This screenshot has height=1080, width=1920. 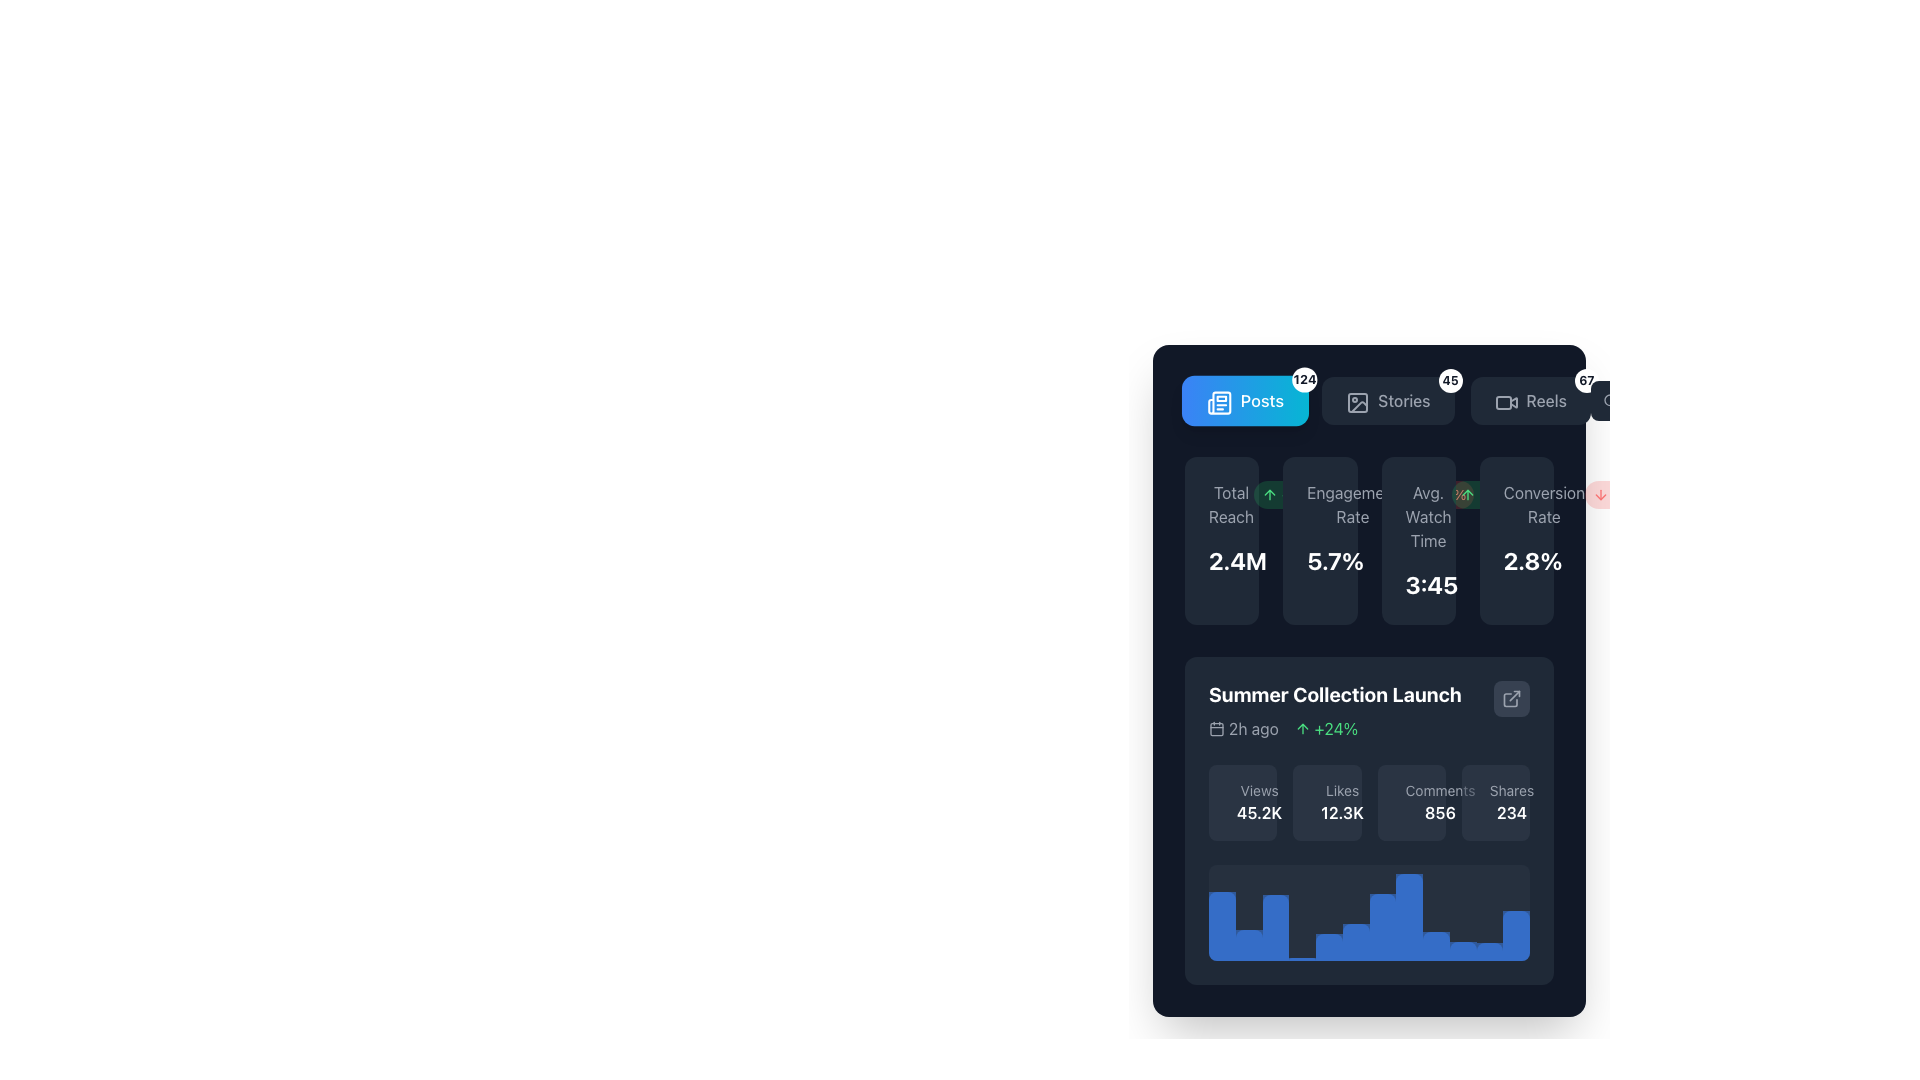 I want to click on value displayed in the text label that shows '3:45', which is positioned under the label 'Avg. Watch Time' and to the right of the indicator showing '+12.5%', so click(x=1417, y=585).